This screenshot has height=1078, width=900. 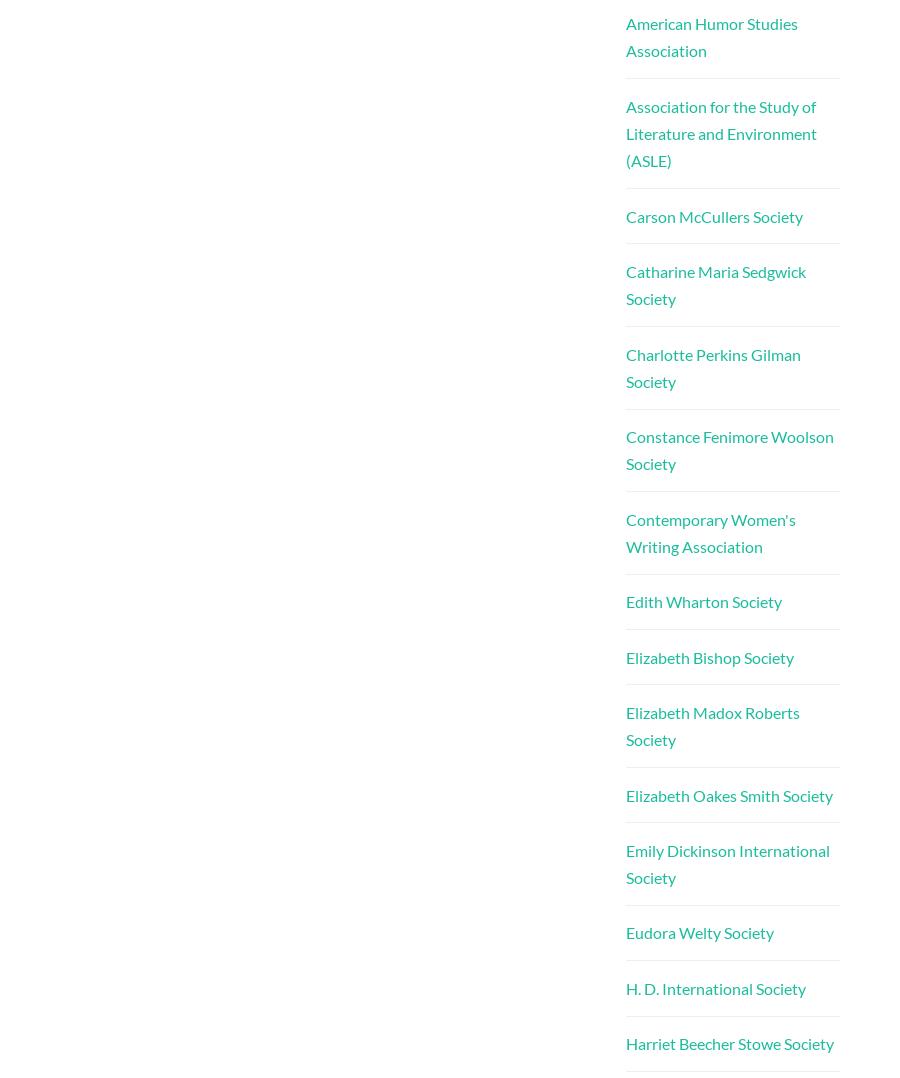 What do you see at coordinates (726, 862) in the screenshot?
I see `'Emily Dickinson International Society'` at bounding box center [726, 862].